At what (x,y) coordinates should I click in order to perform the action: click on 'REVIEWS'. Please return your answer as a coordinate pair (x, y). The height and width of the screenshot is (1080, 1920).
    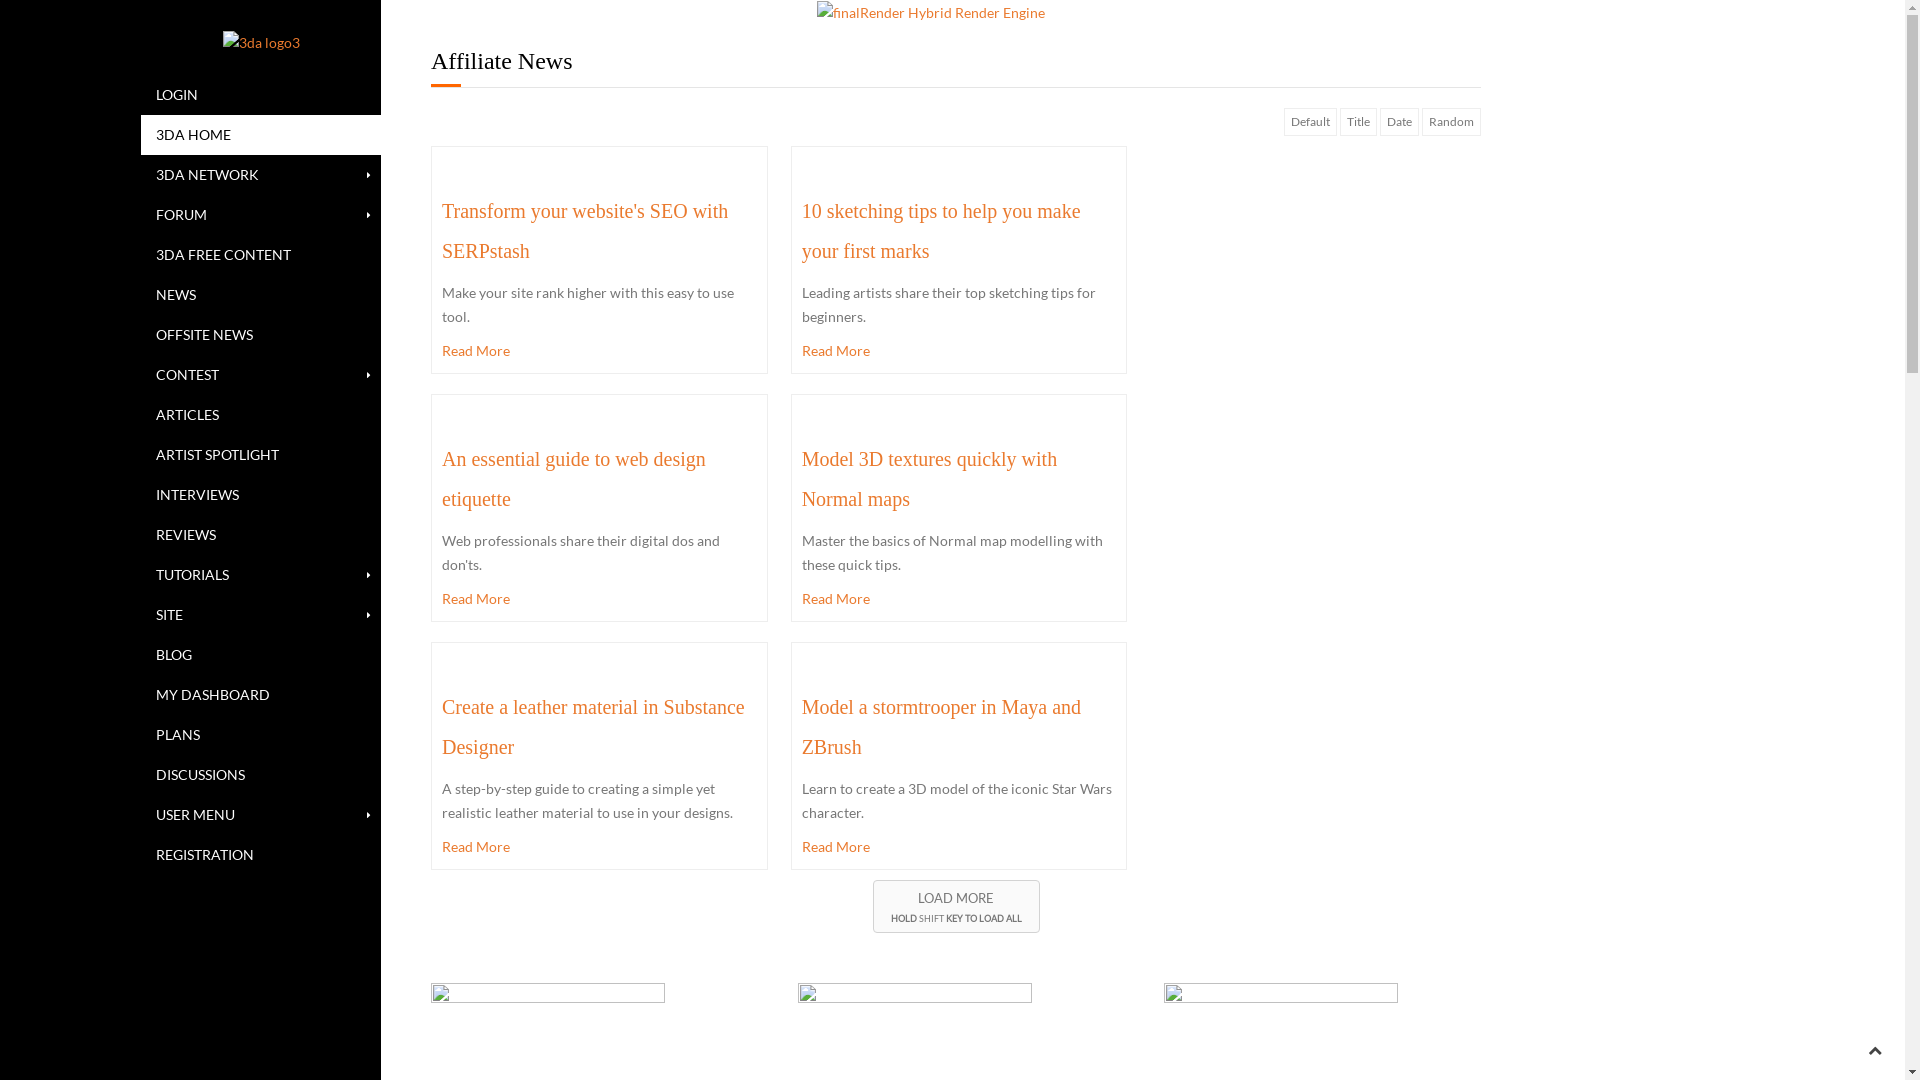
    Looking at the image, I should click on (259, 534).